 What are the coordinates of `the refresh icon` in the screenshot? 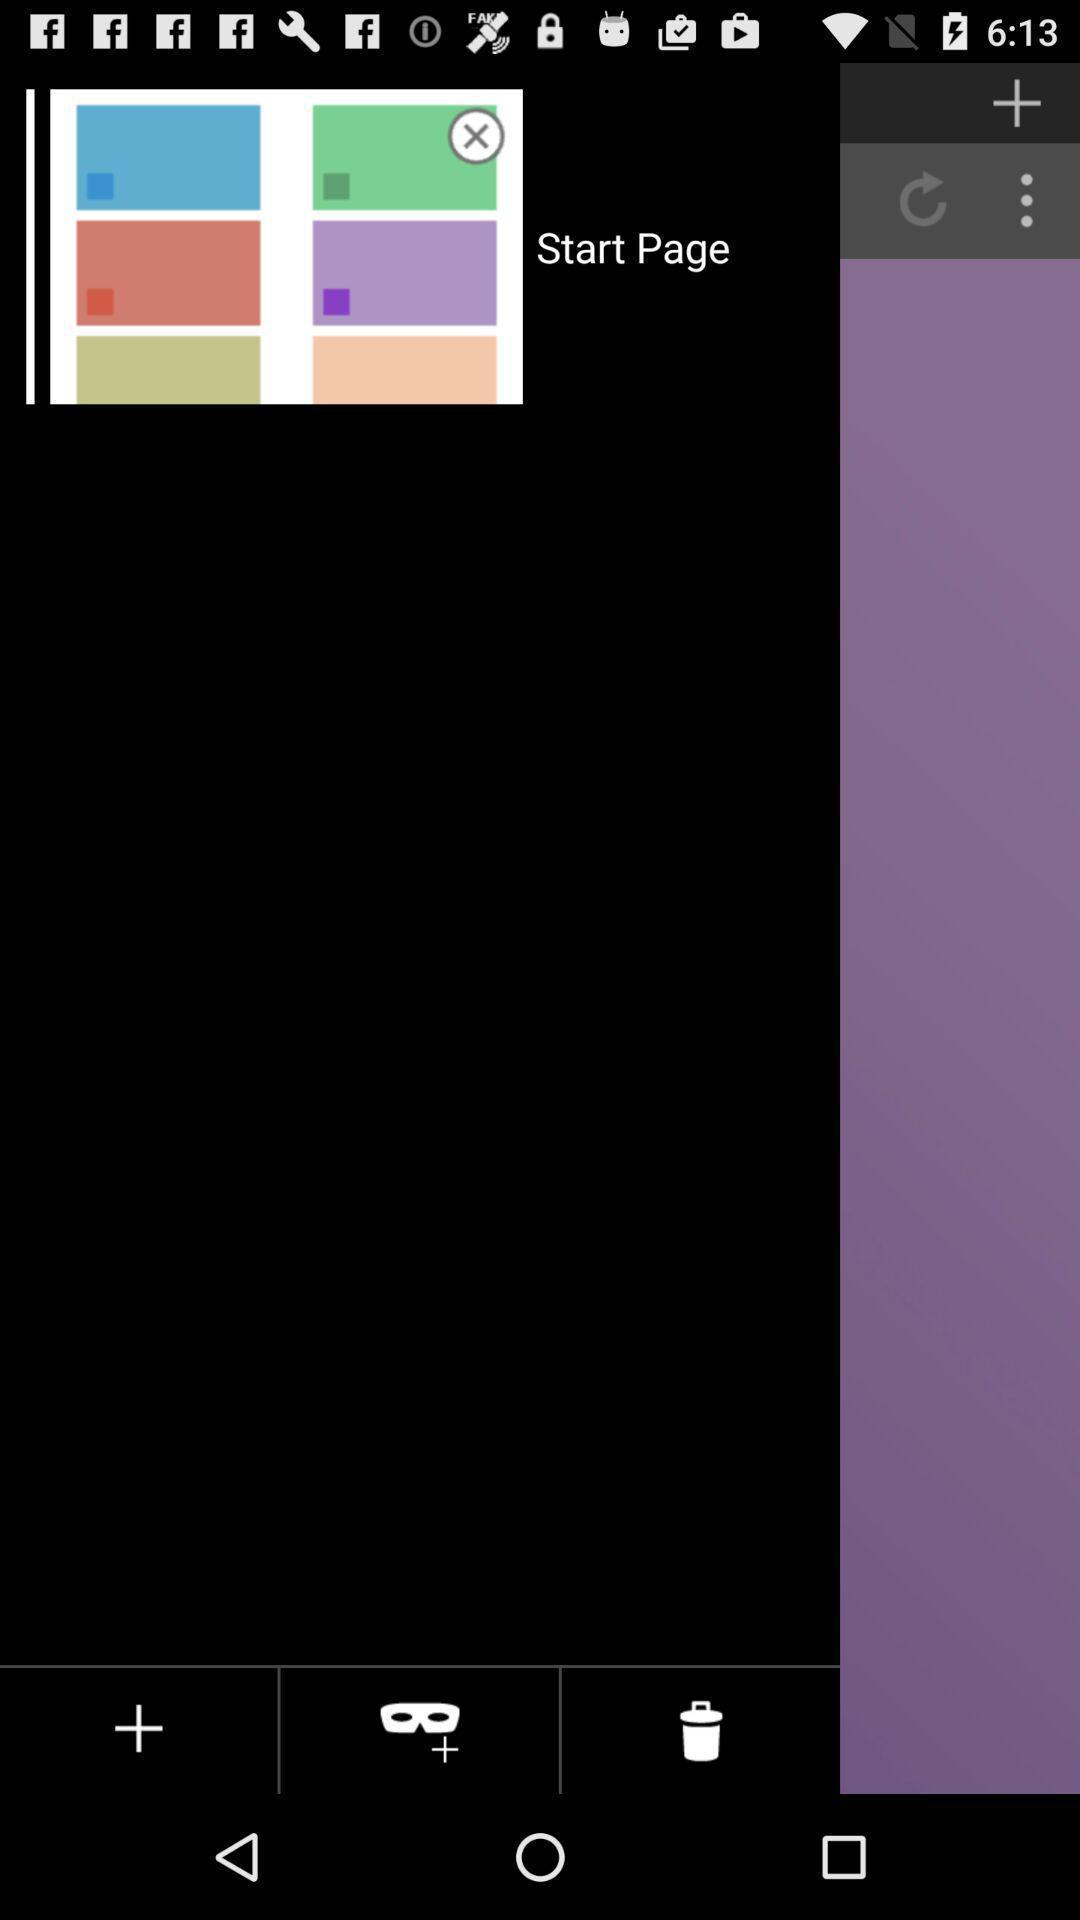 It's located at (922, 215).